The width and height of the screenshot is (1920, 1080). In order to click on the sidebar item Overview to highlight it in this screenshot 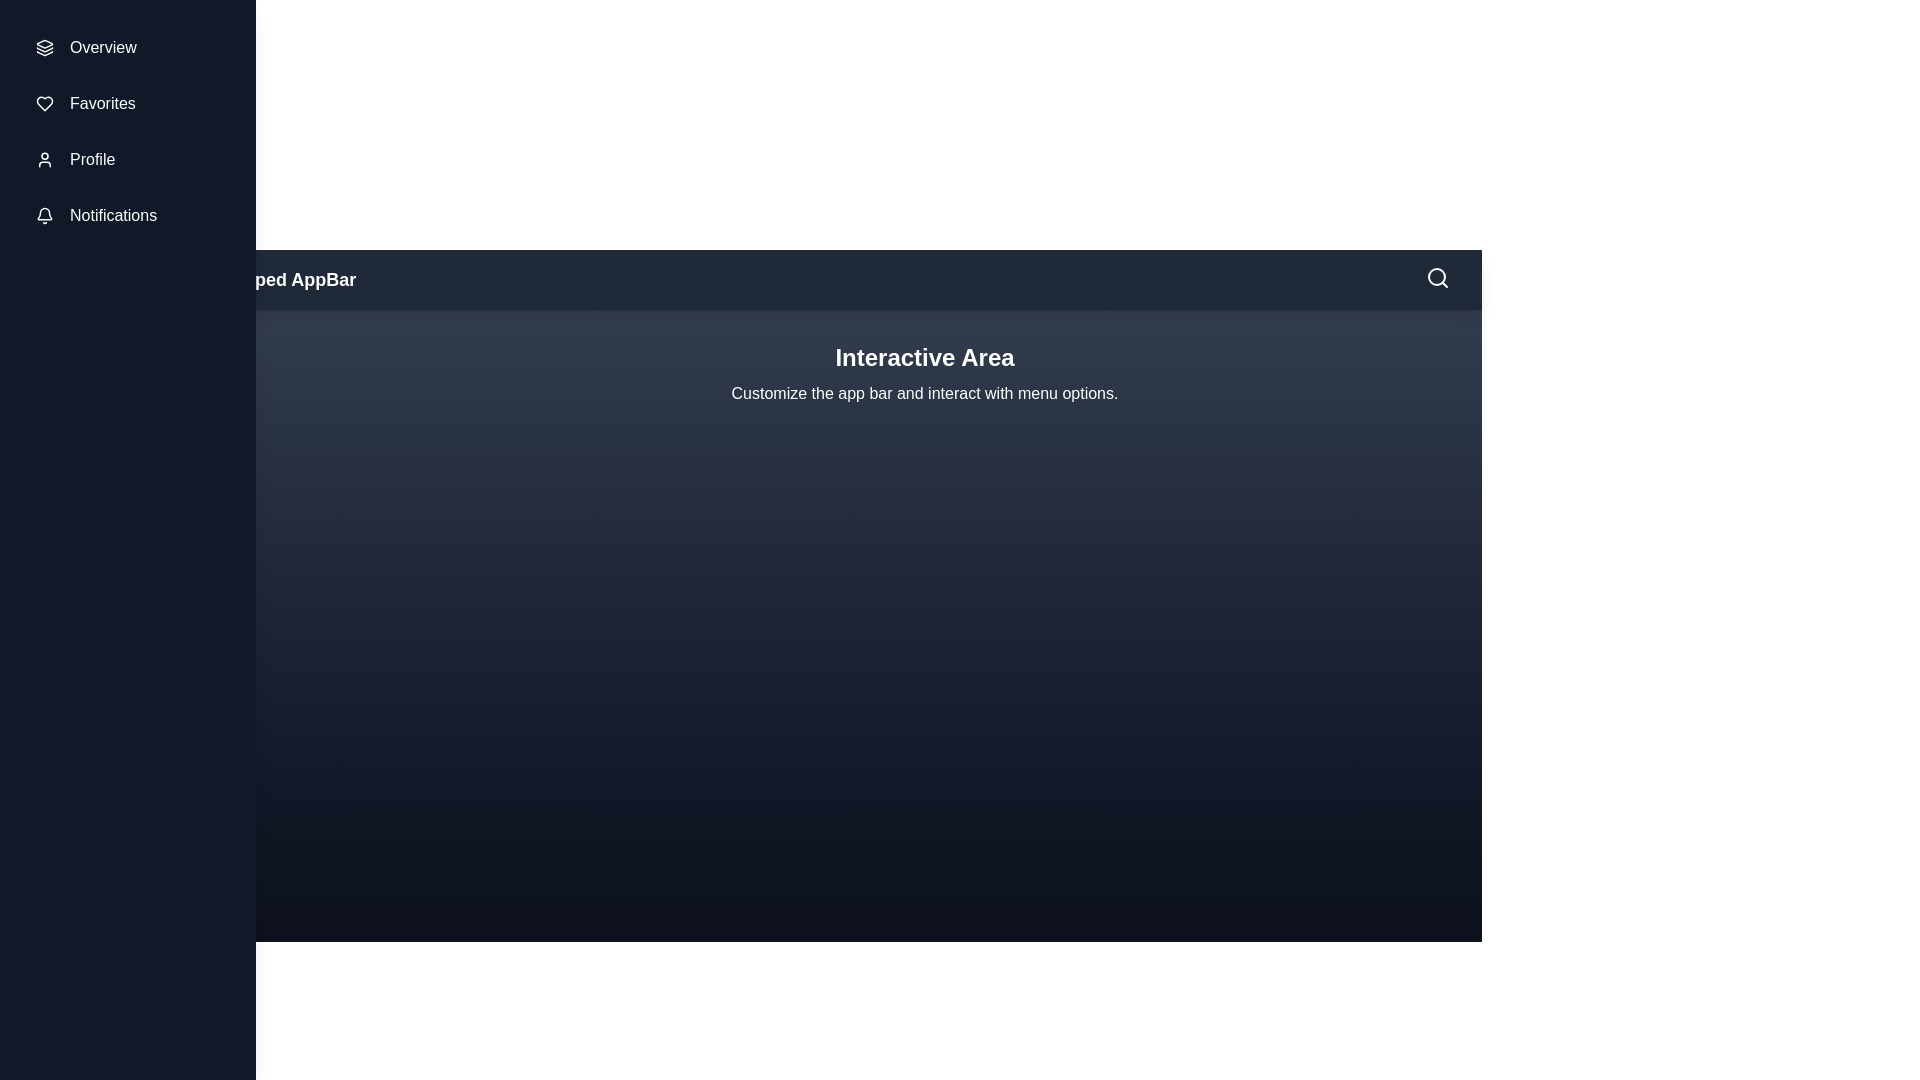, I will do `click(127, 46)`.